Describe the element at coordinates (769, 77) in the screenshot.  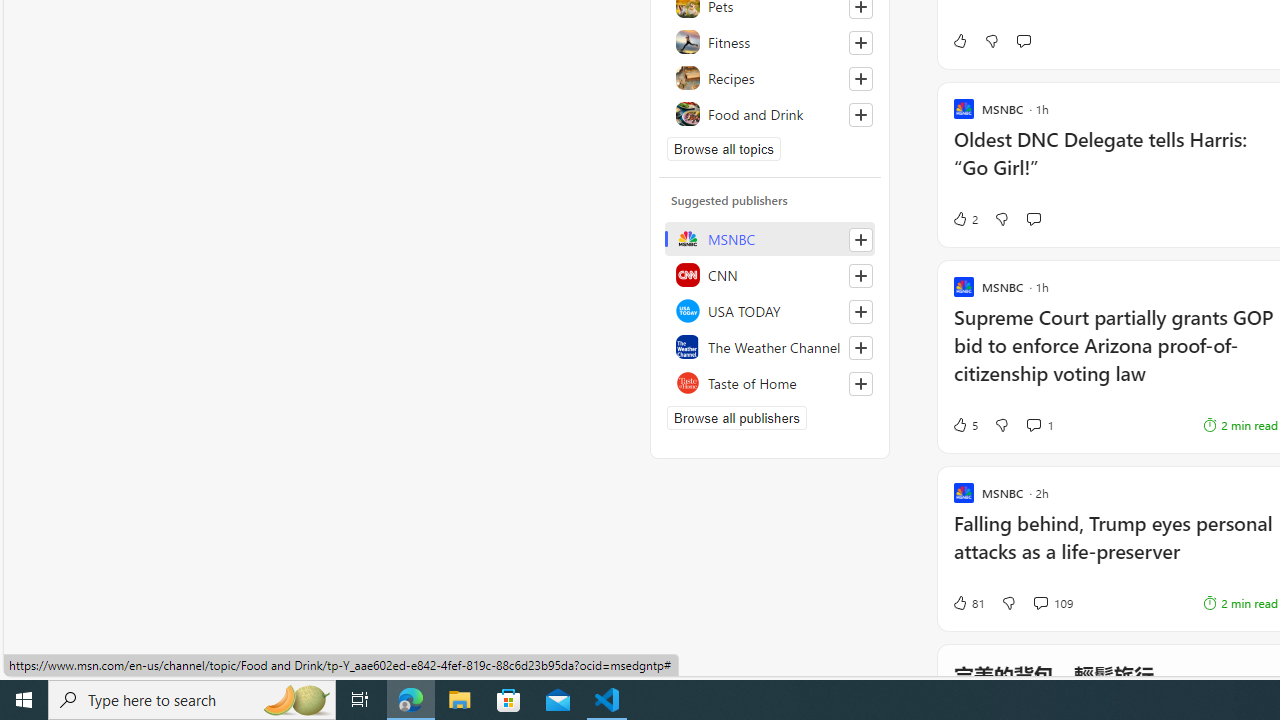
I see `'Recipes'` at that location.